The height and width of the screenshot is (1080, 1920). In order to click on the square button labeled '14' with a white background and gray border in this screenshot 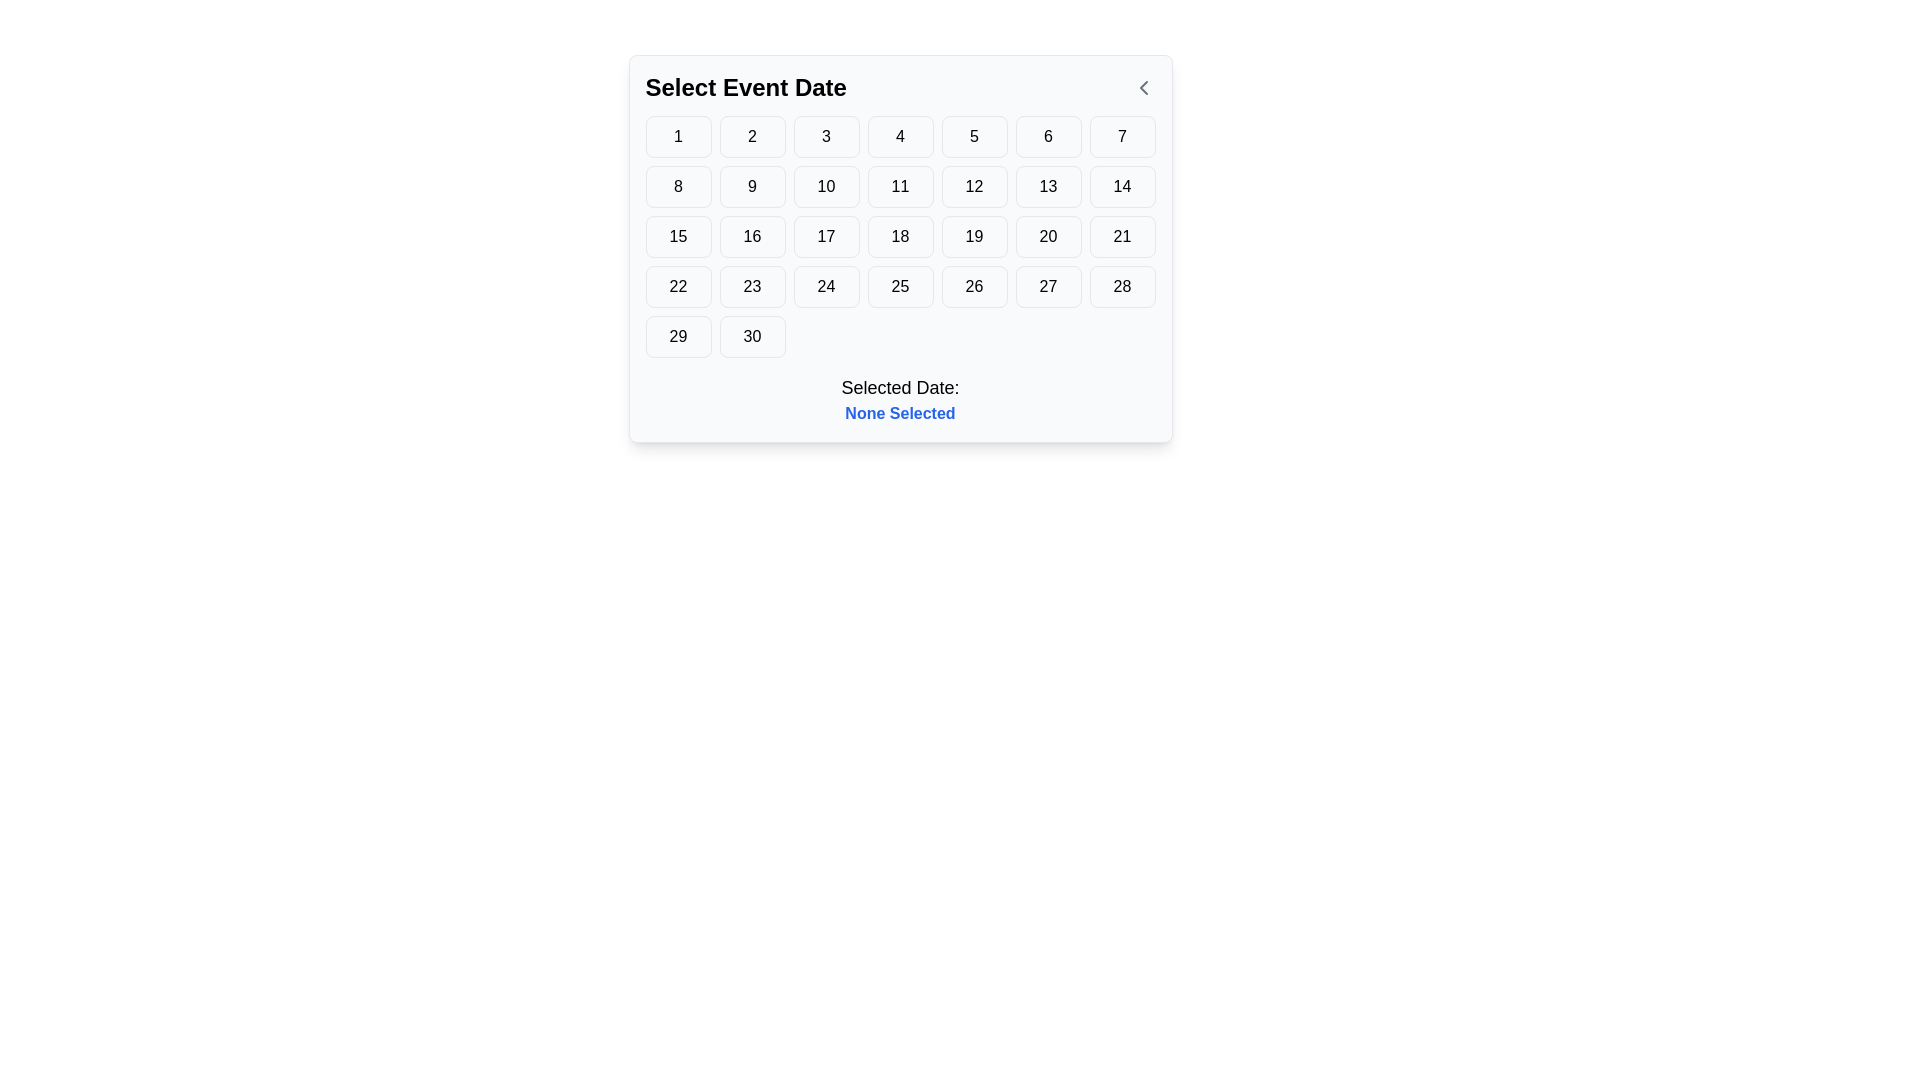, I will do `click(1122, 186)`.